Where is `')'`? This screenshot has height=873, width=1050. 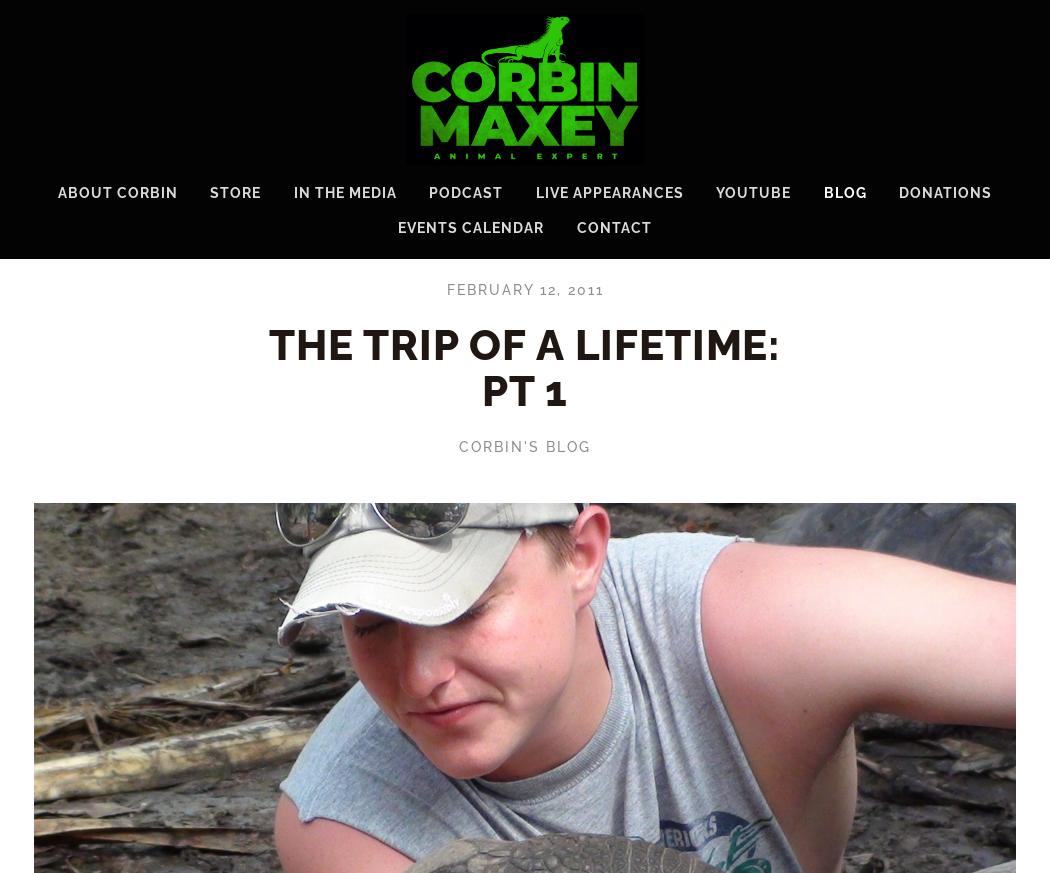 ')' is located at coordinates (1020, 7).